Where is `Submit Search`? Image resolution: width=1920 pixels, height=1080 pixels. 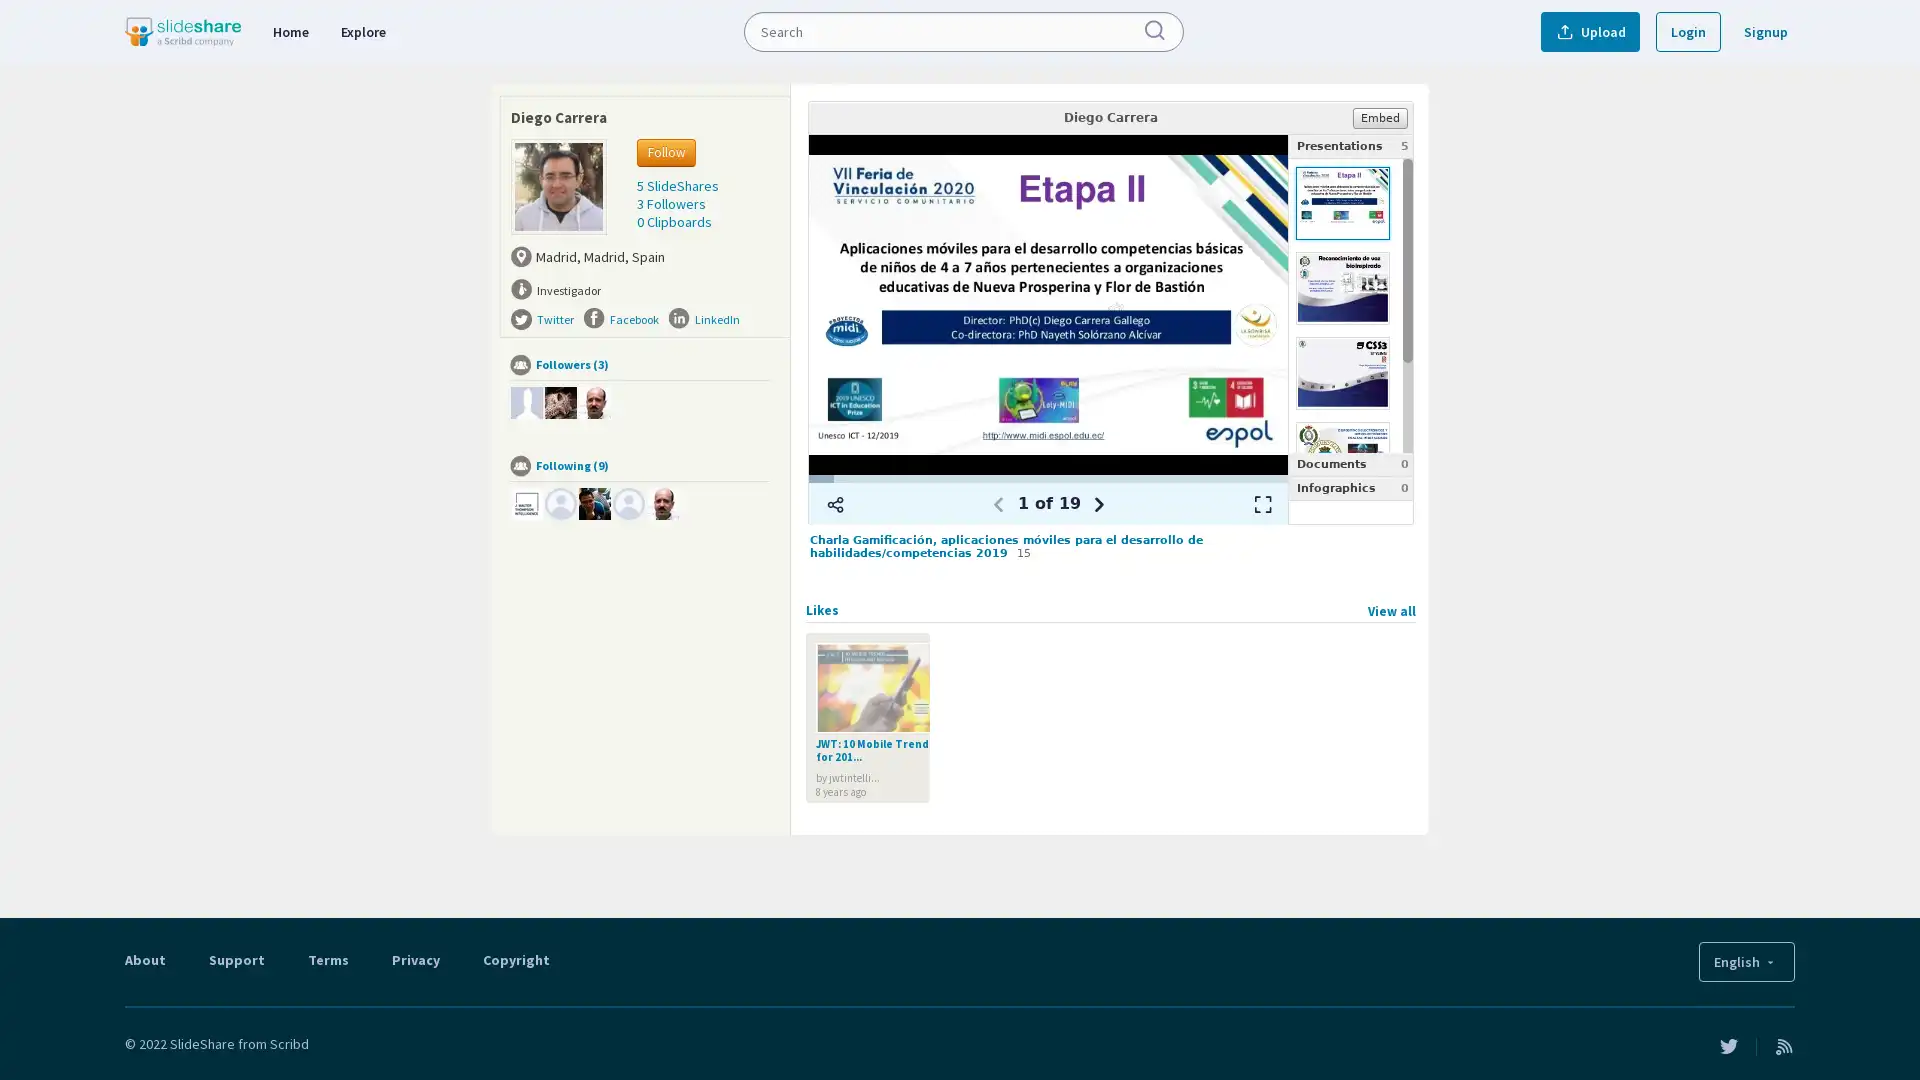
Submit Search is located at coordinates (1152, 30).